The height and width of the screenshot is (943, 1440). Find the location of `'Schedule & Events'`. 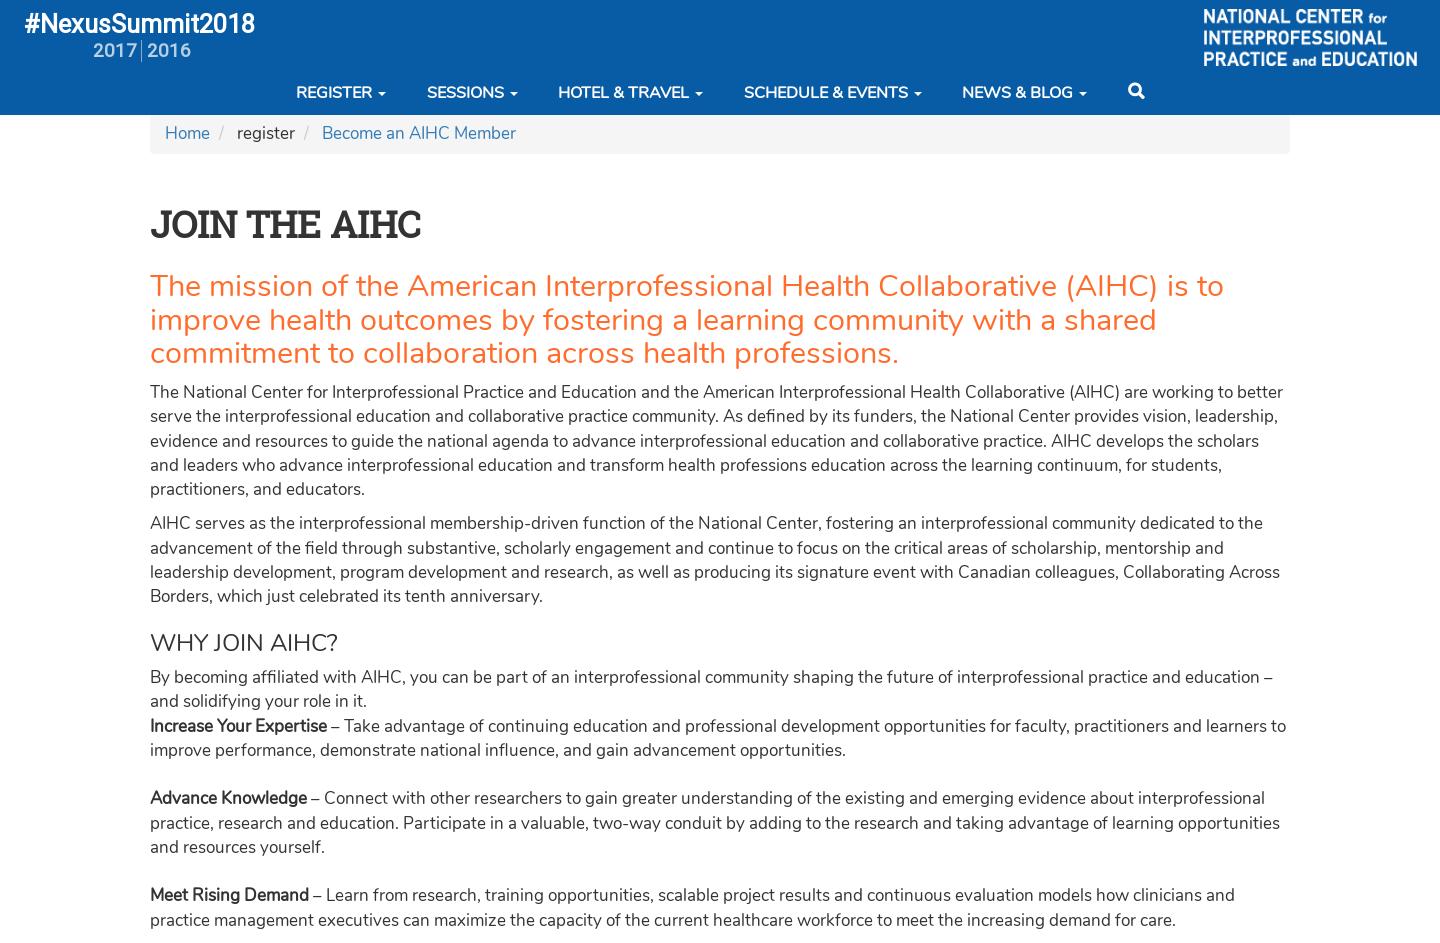

'Schedule & Events' is located at coordinates (826, 91).